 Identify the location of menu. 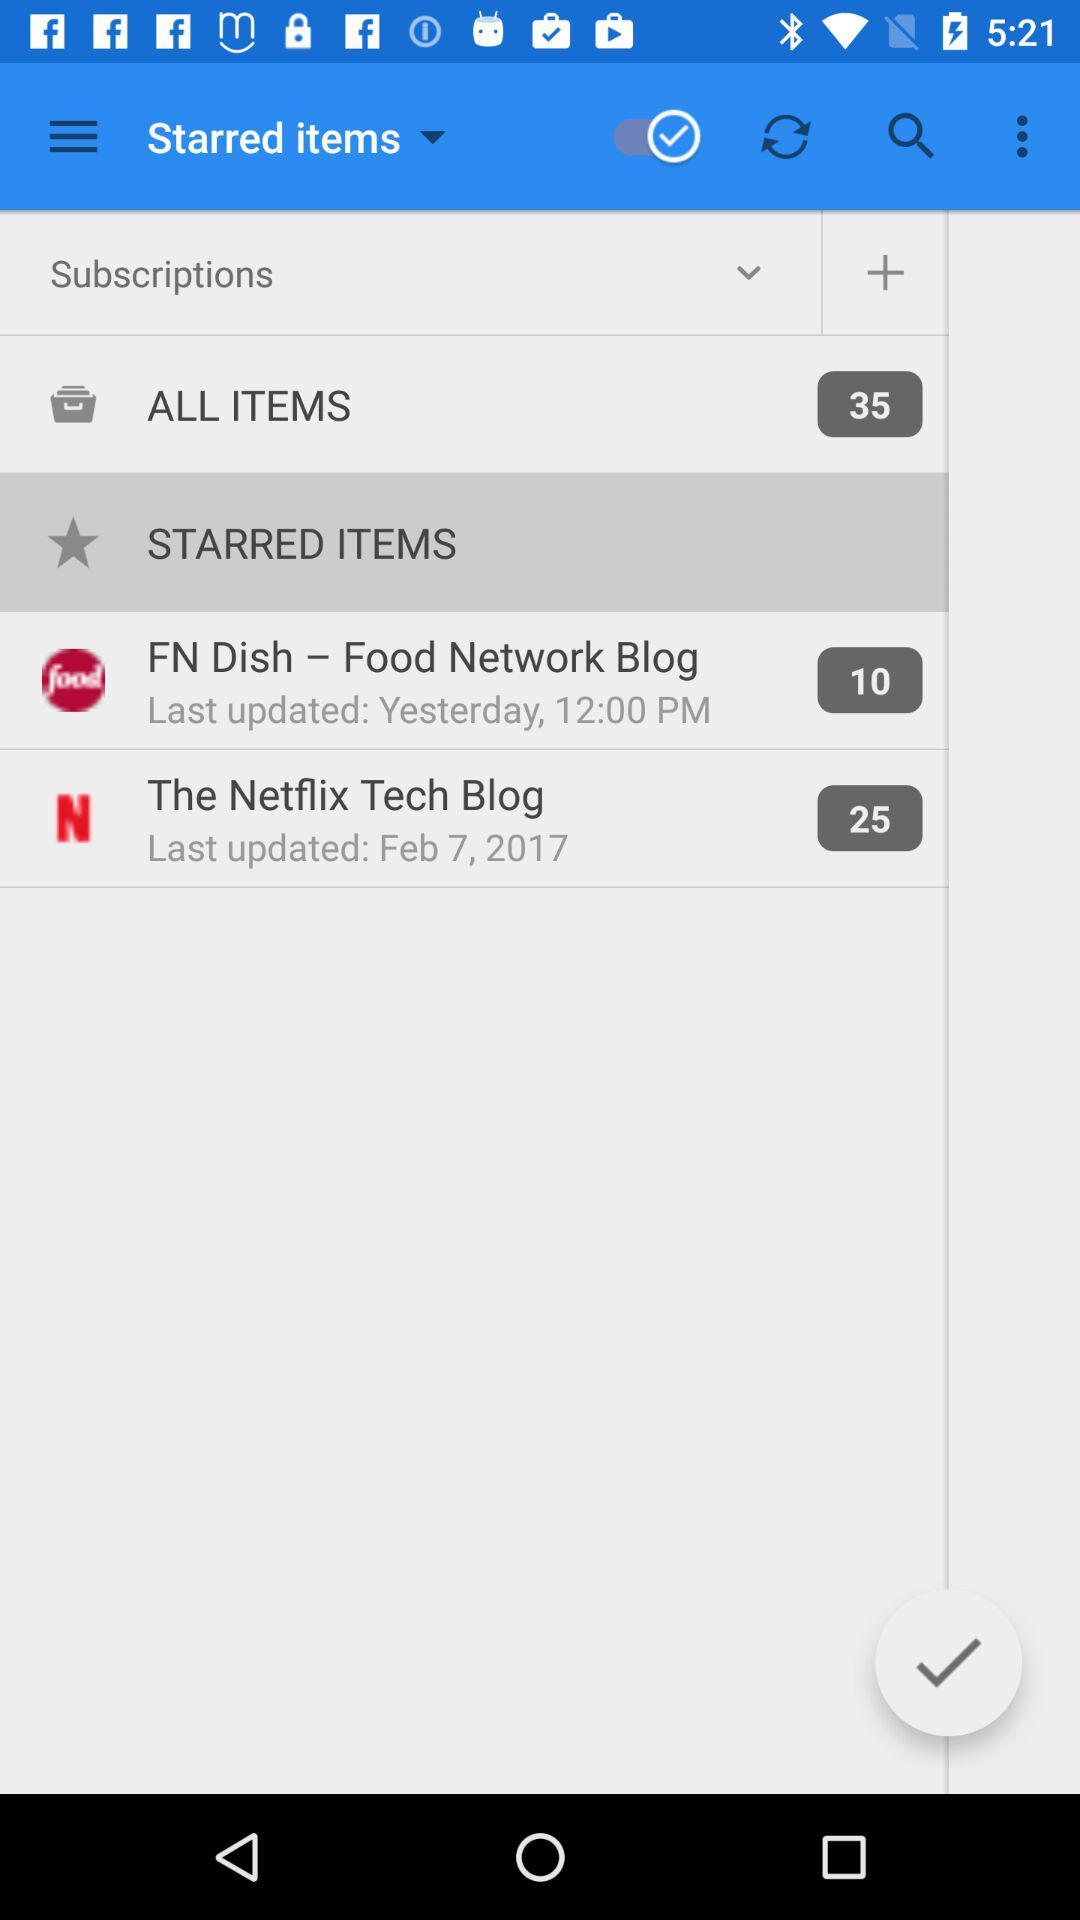
(72, 135).